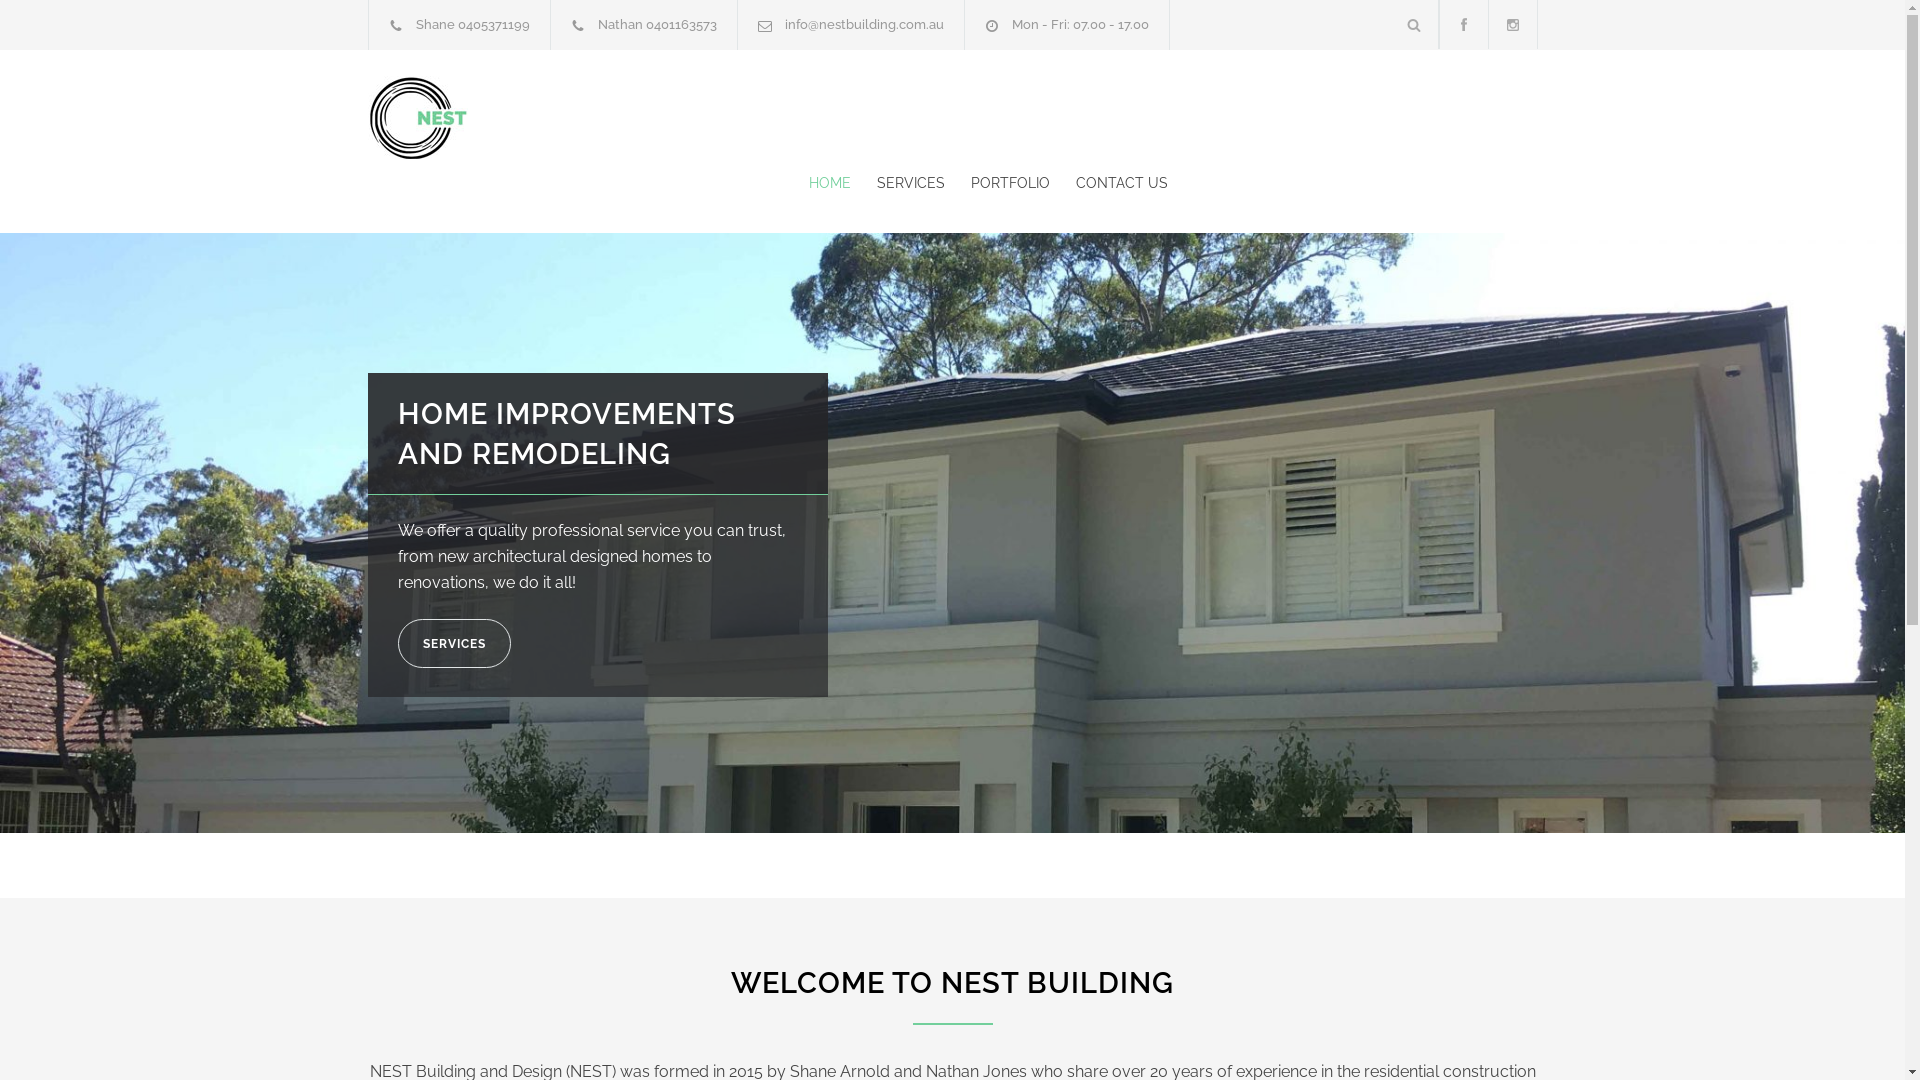  I want to click on 'Search', so click(1389, 24).